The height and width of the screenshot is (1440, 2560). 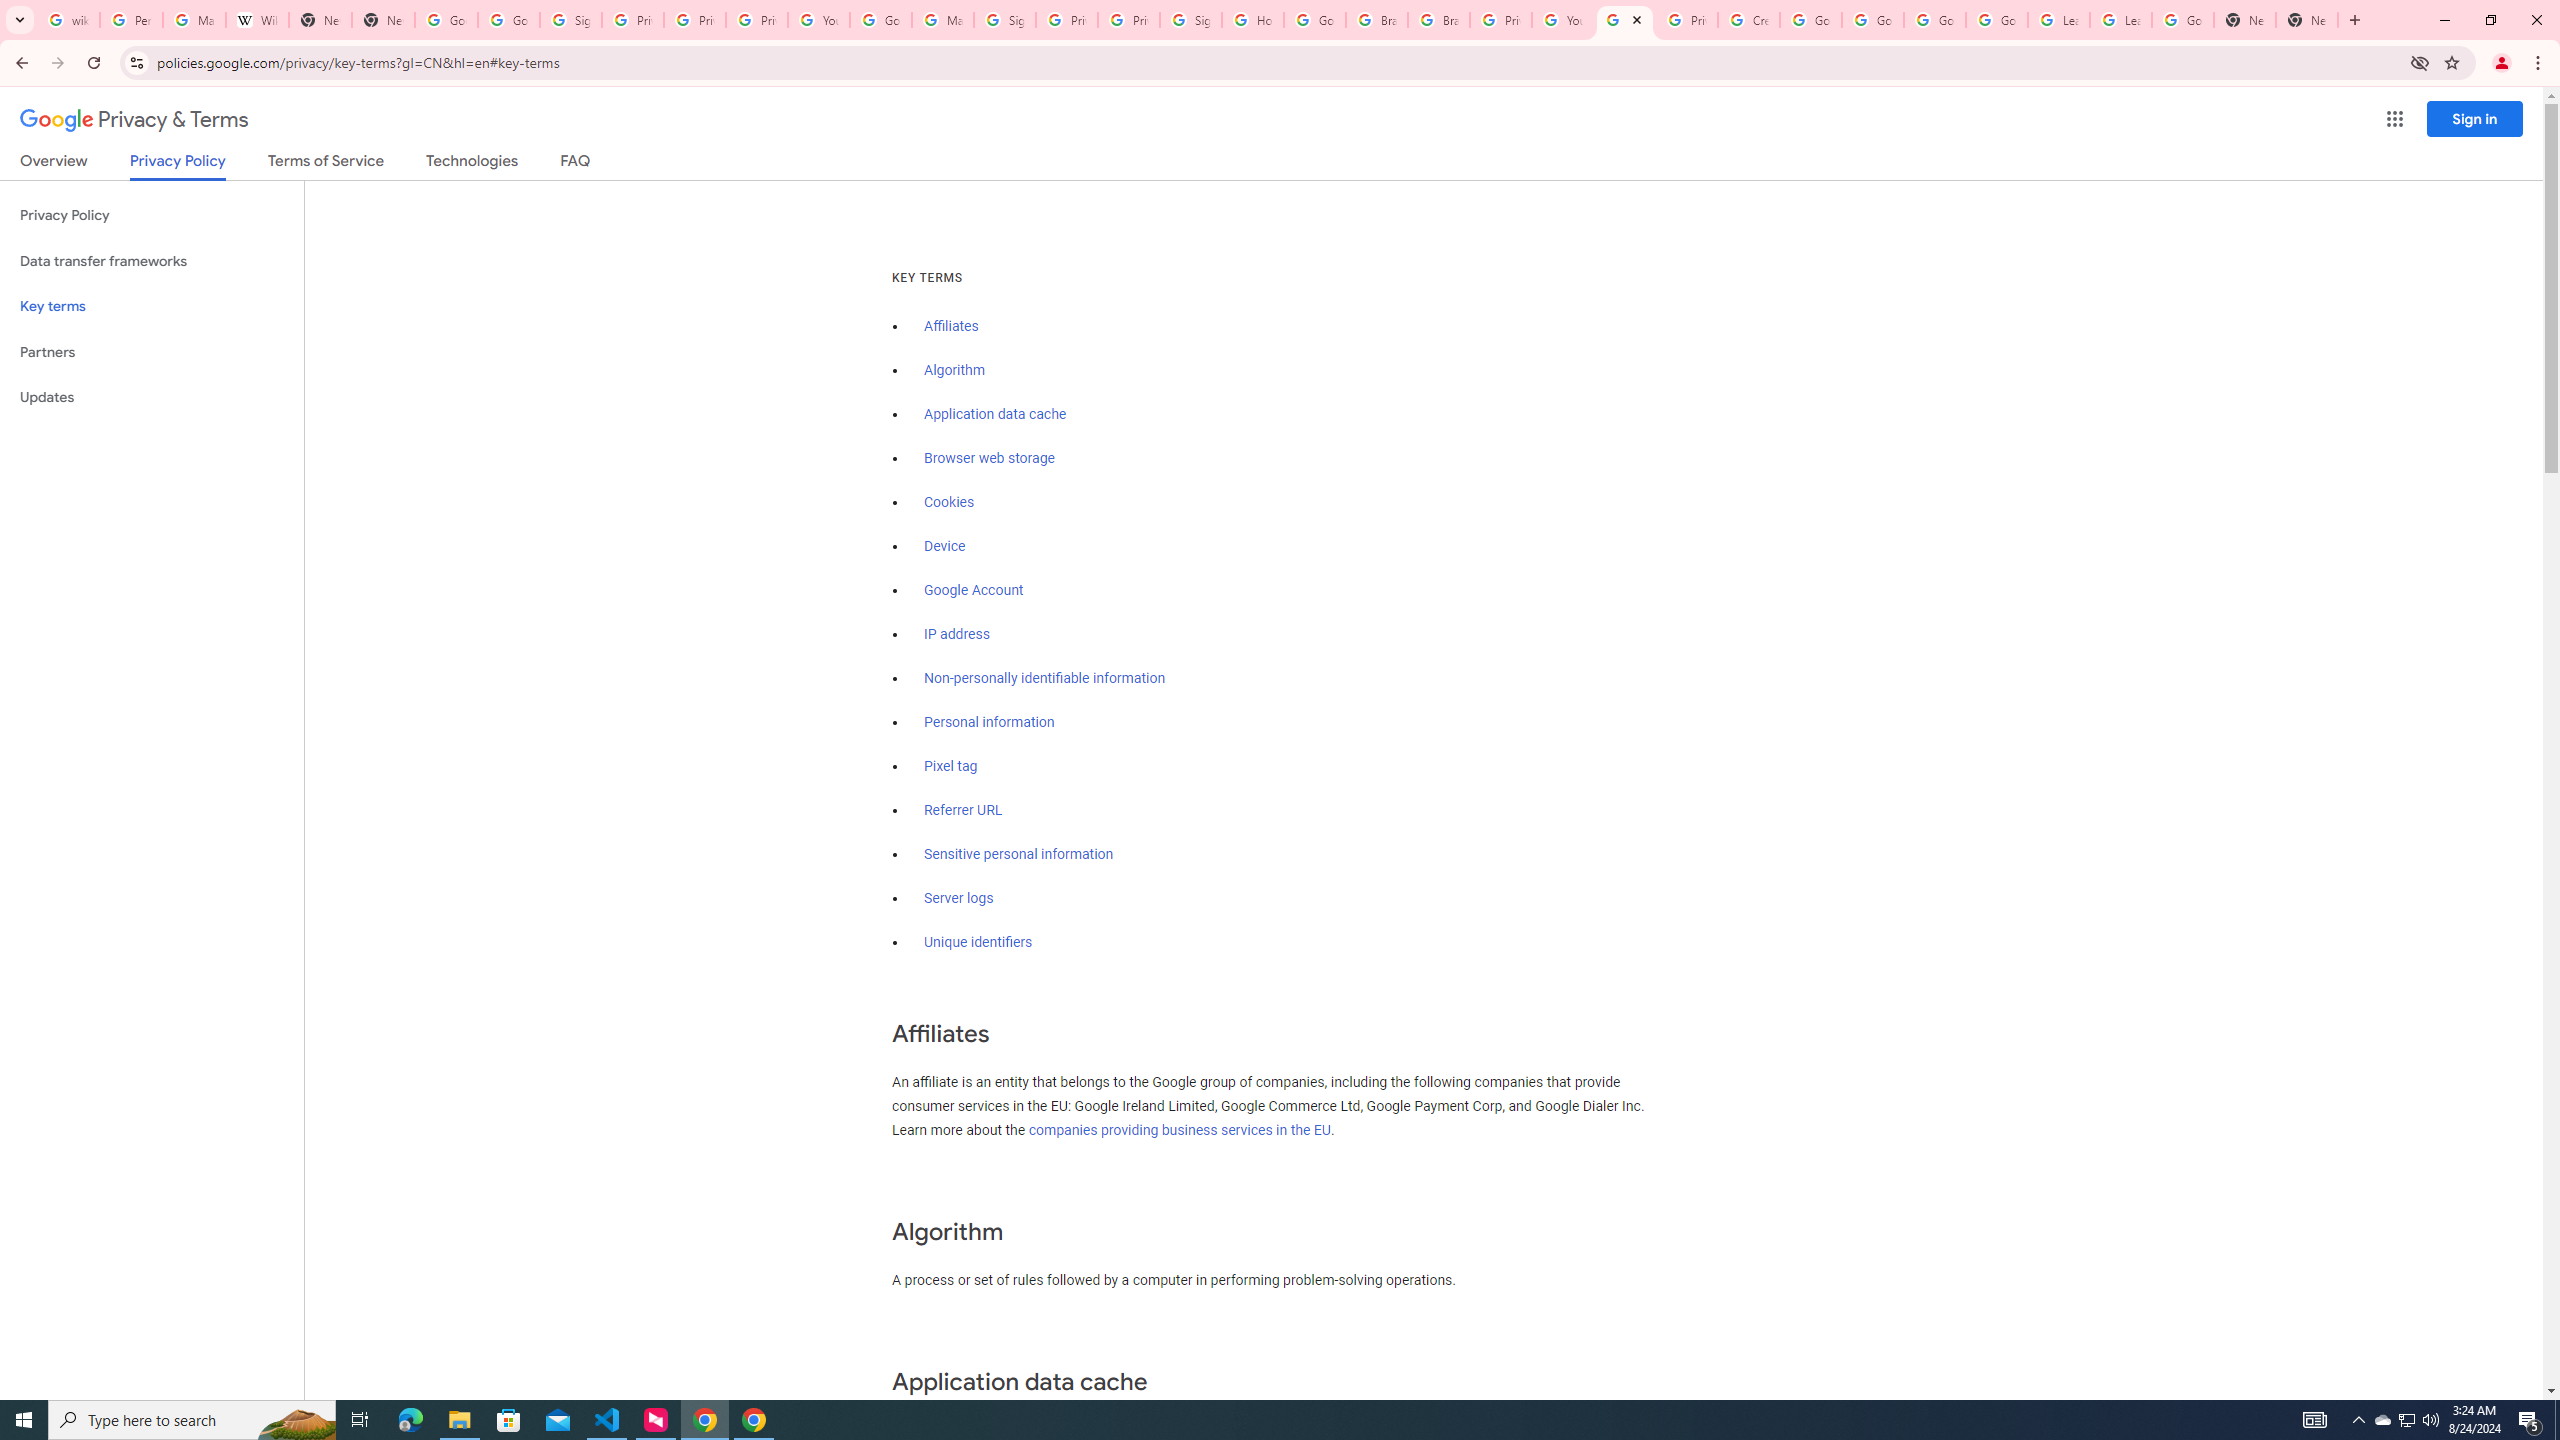 What do you see at coordinates (950, 765) in the screenshot?
I see `'Pixel tag'` at bounding box center [950, 765].